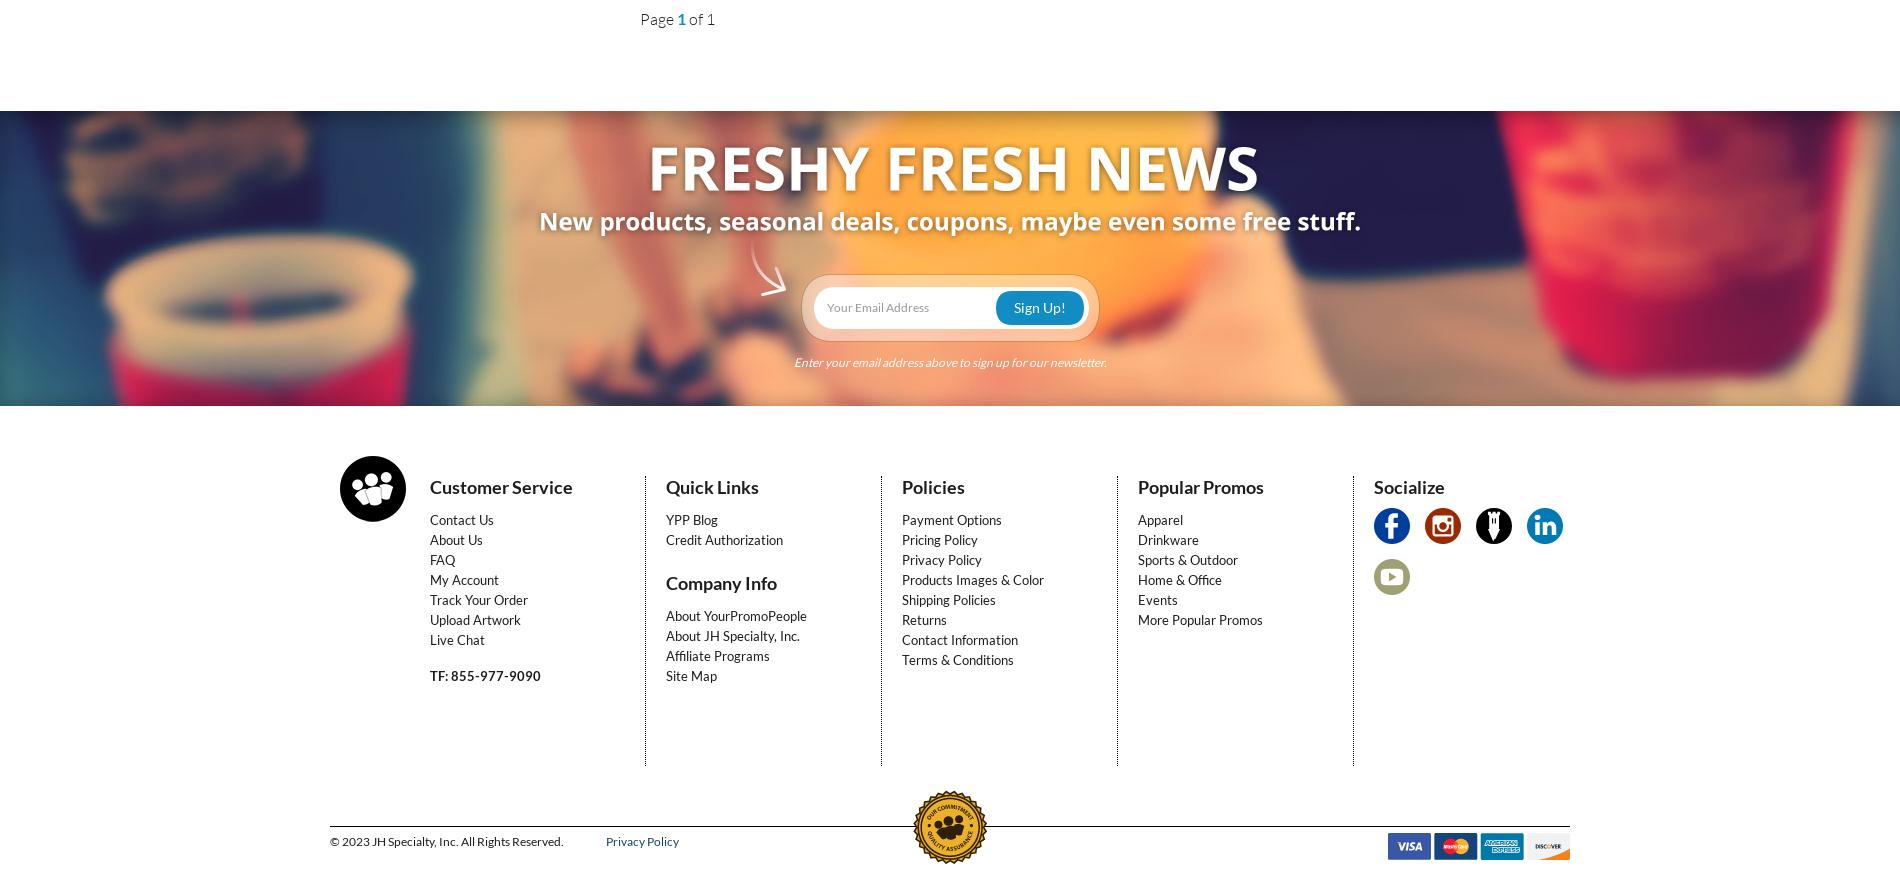  I want to click on 'About JH Specialty, Inc.', so click(732, 635).